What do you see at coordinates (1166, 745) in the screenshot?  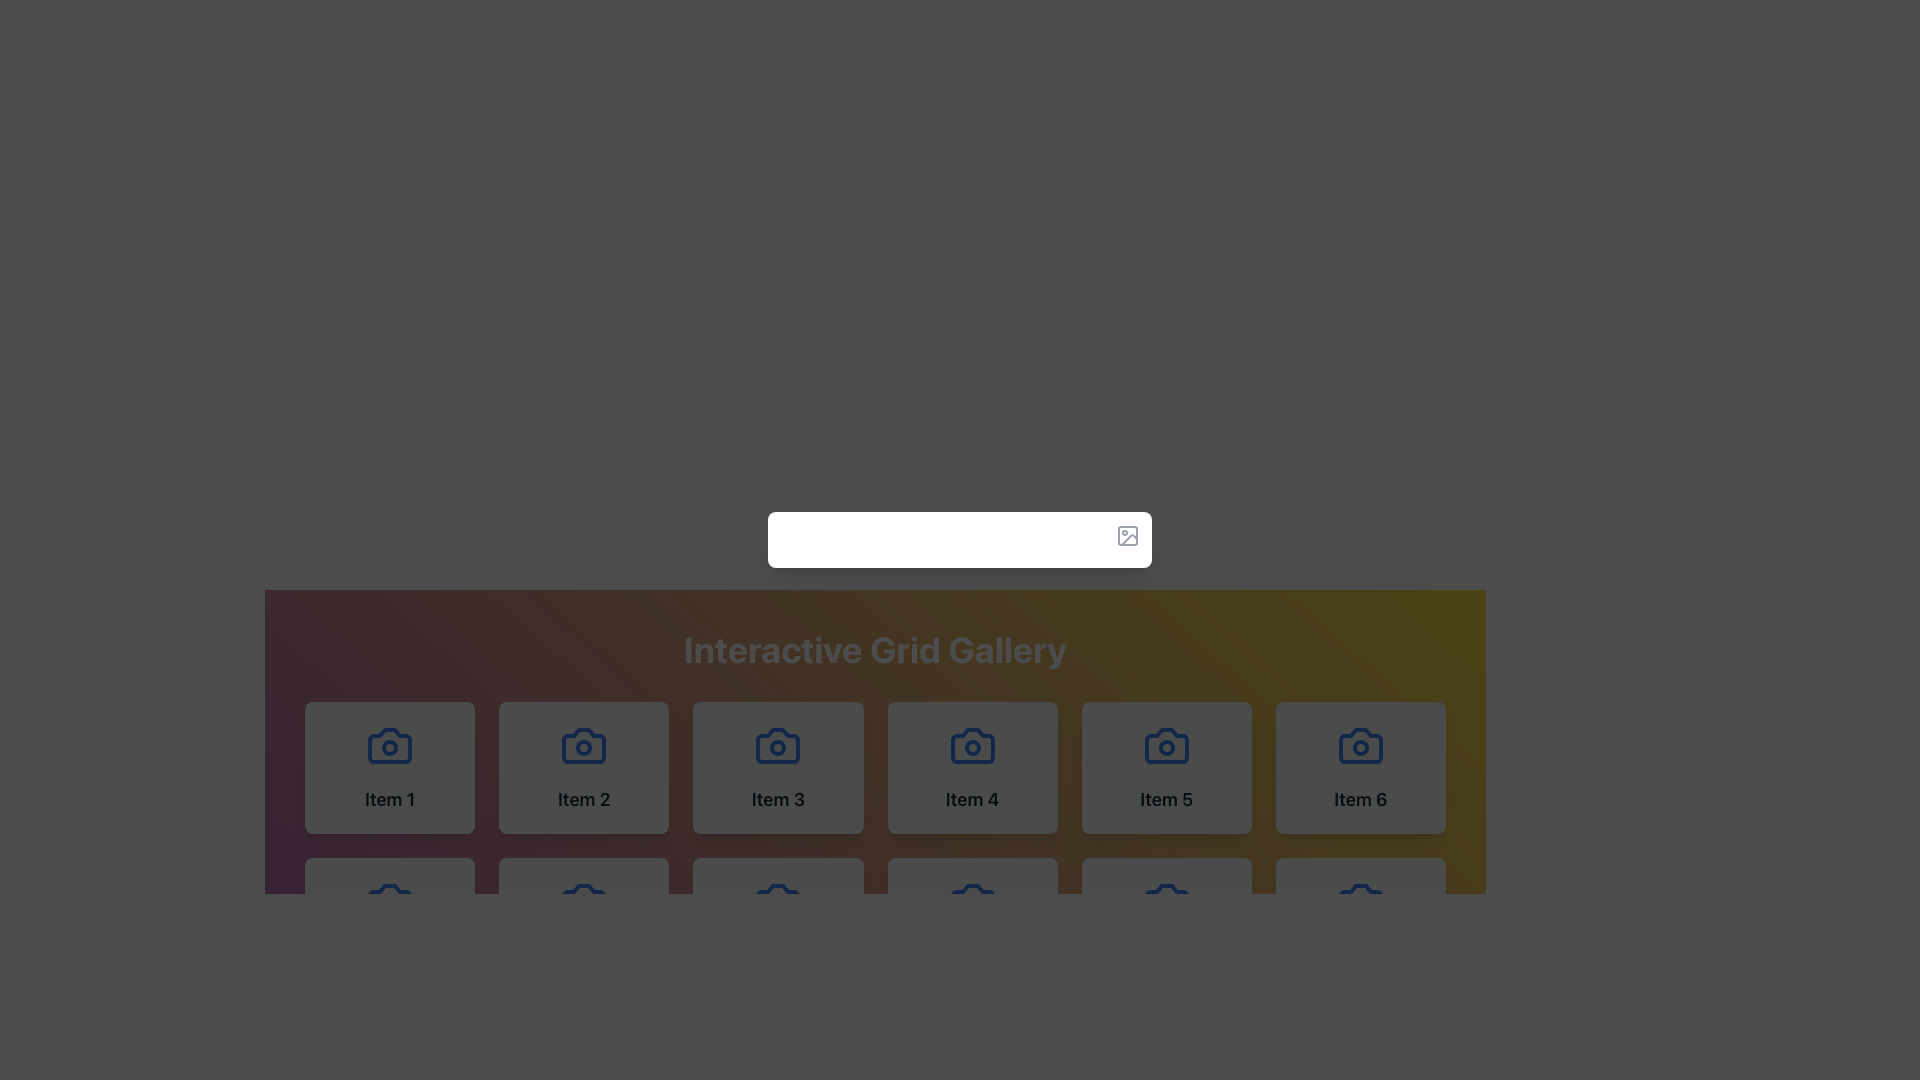 I see `the camera icon located at the top-center part of the 'Item 5' card in the grid layout` at bounding box center [1166, 745].